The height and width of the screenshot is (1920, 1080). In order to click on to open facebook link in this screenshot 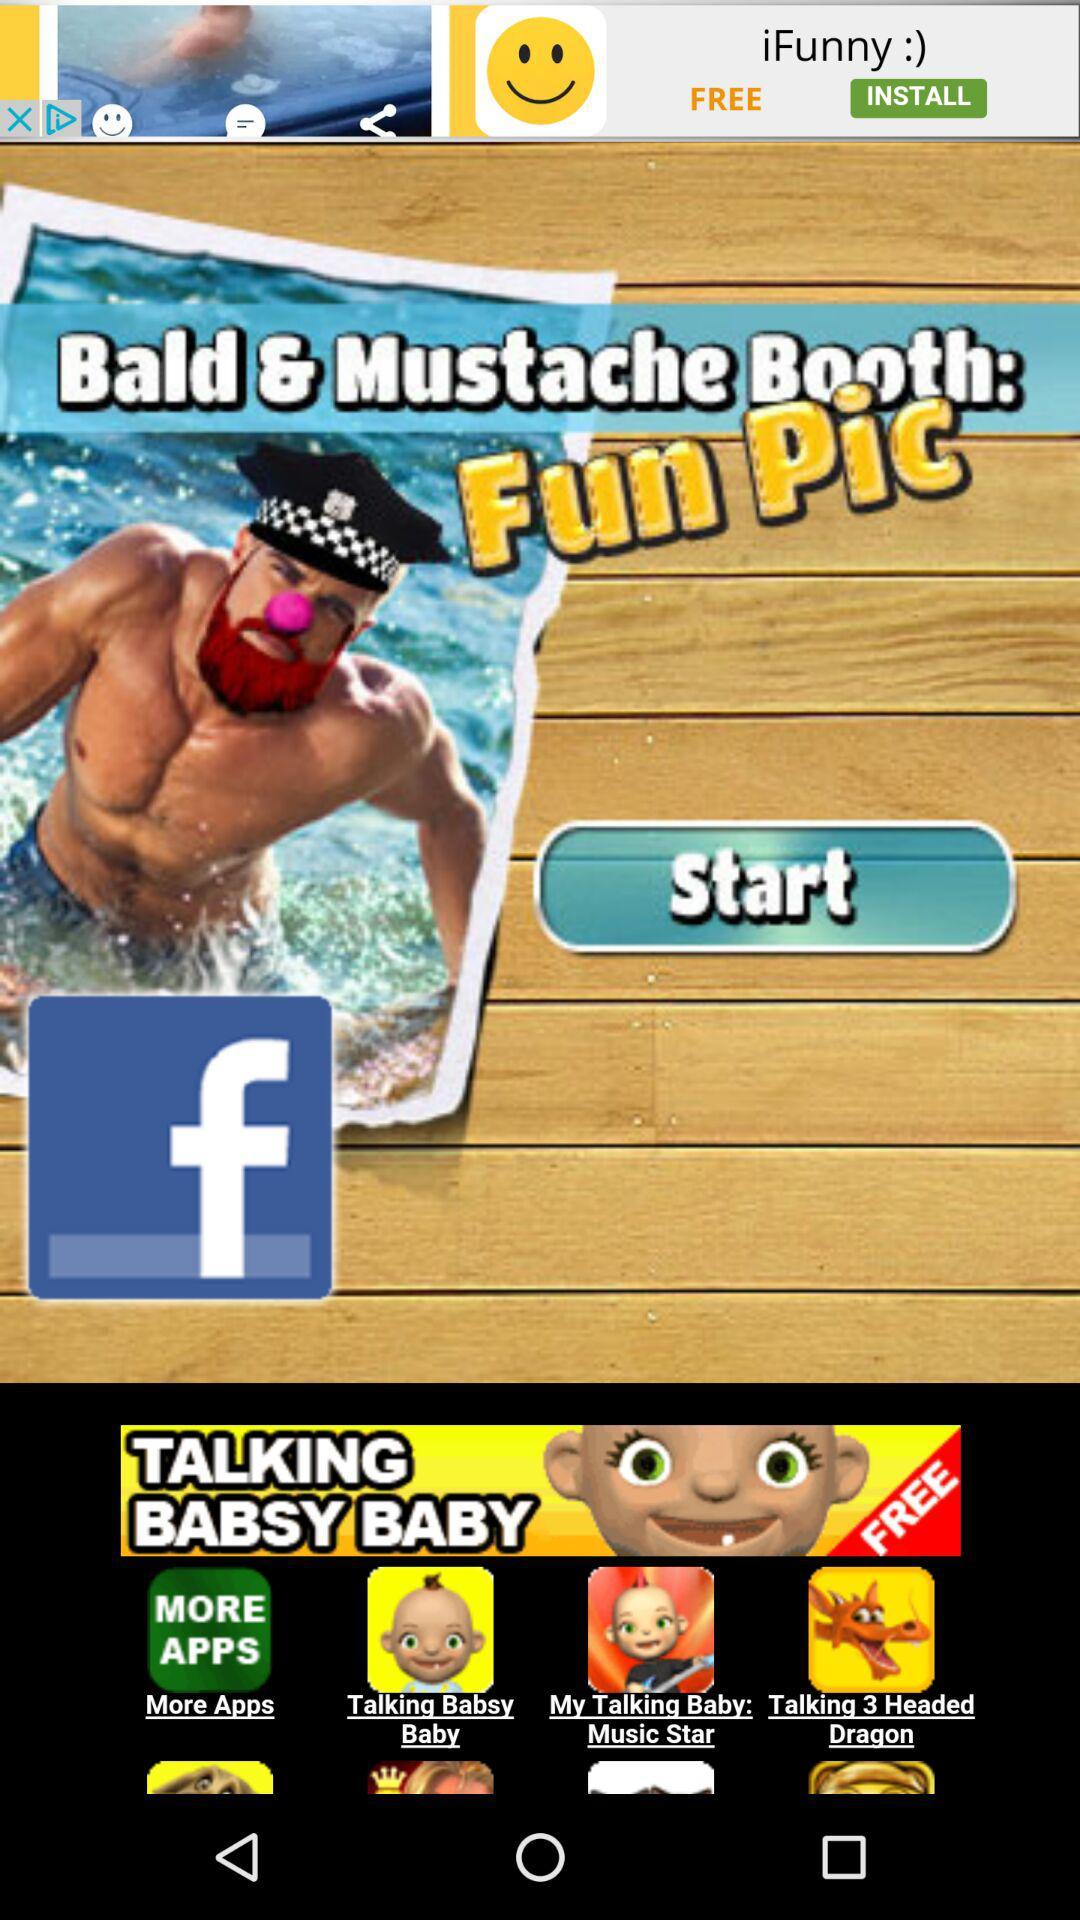, I will do `click(180, 1147)`.